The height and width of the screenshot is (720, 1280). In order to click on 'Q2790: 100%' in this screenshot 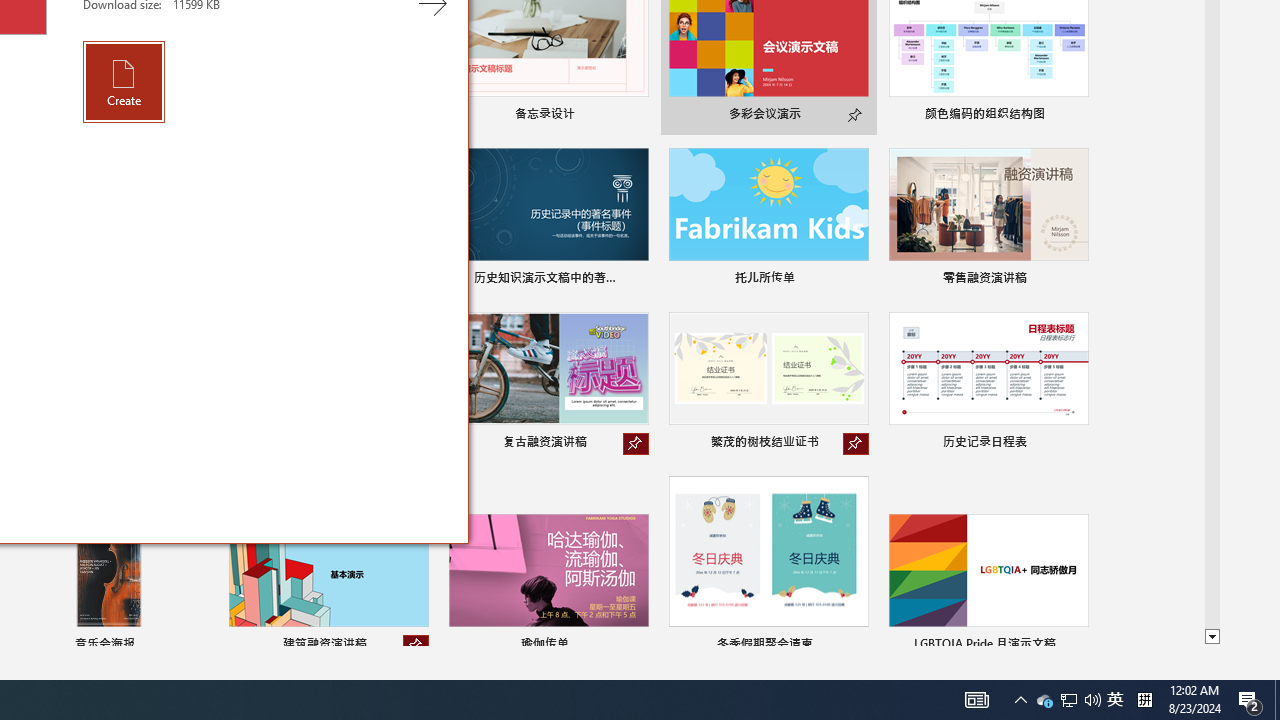, I will do `click(1092, 698)`.